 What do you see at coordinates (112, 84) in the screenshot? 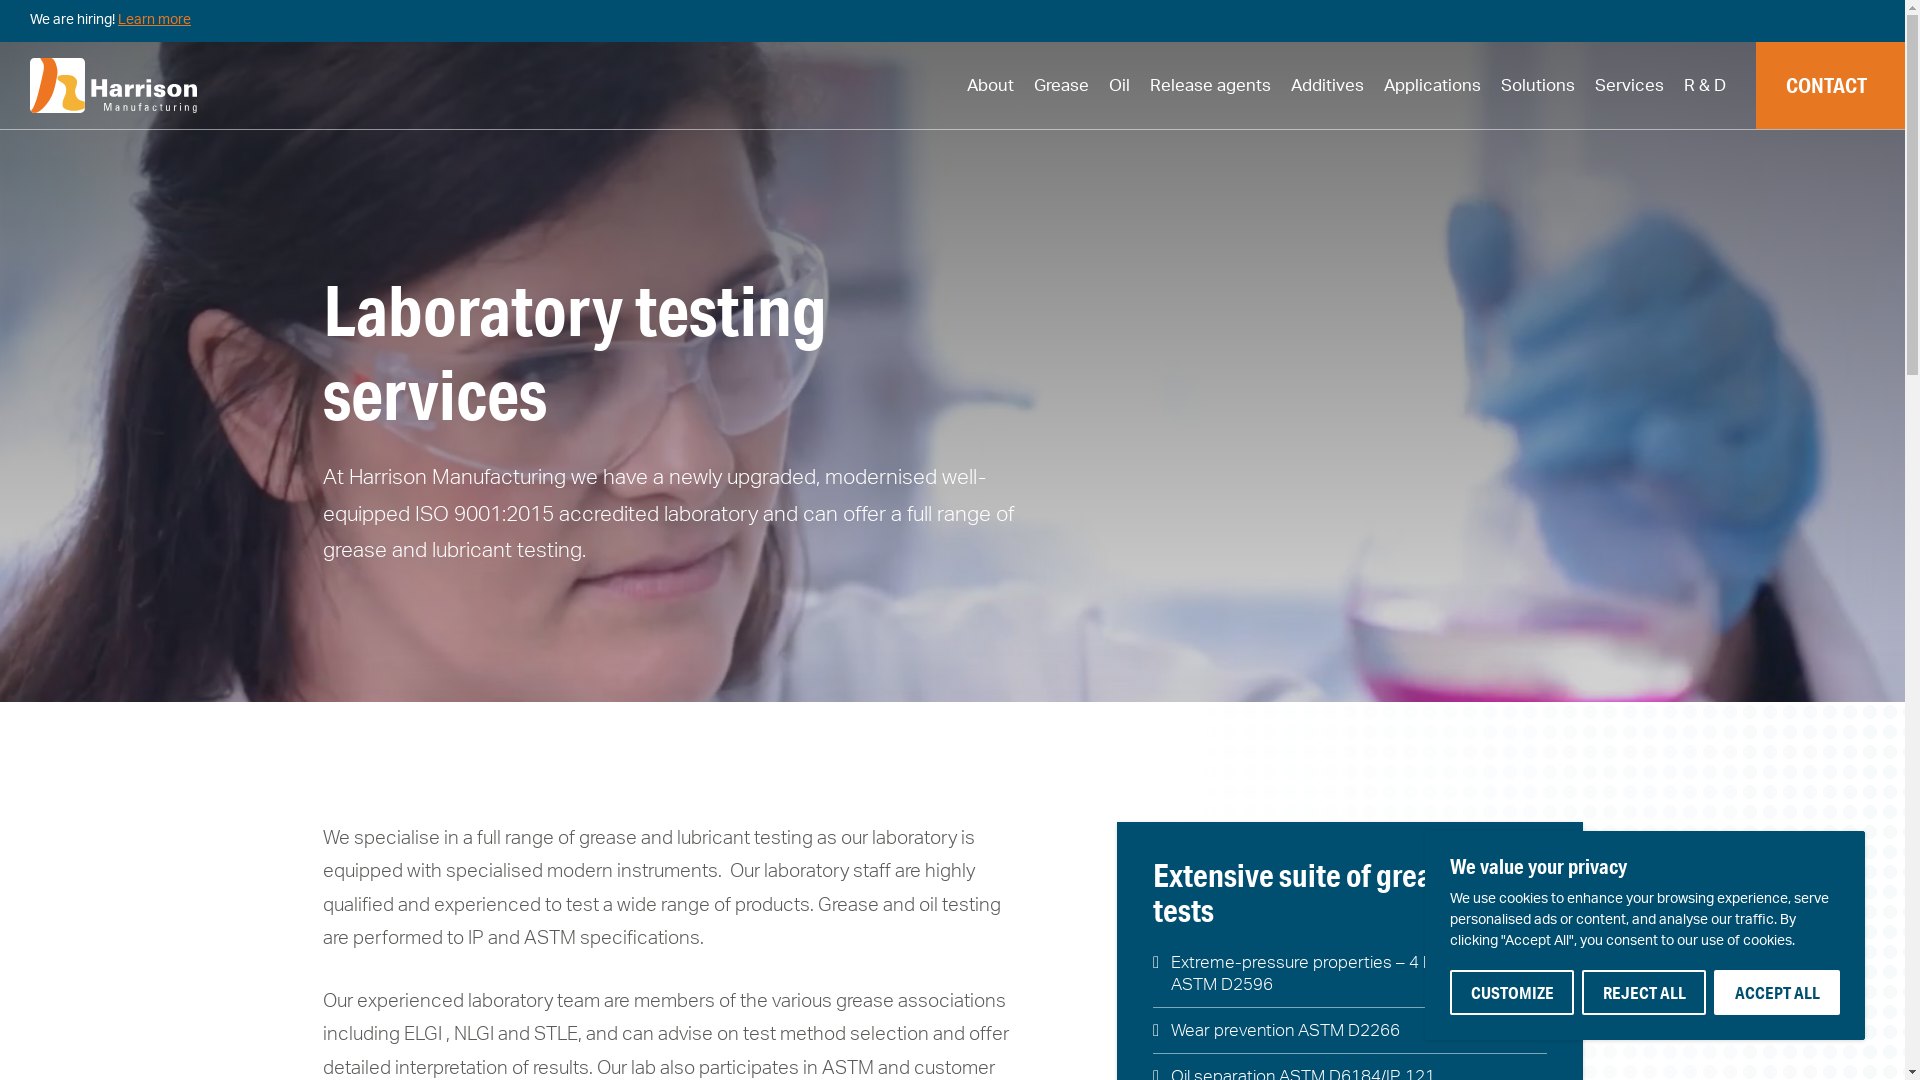
I see `'hmc-white-logo'` at bounding box center [112, 84].